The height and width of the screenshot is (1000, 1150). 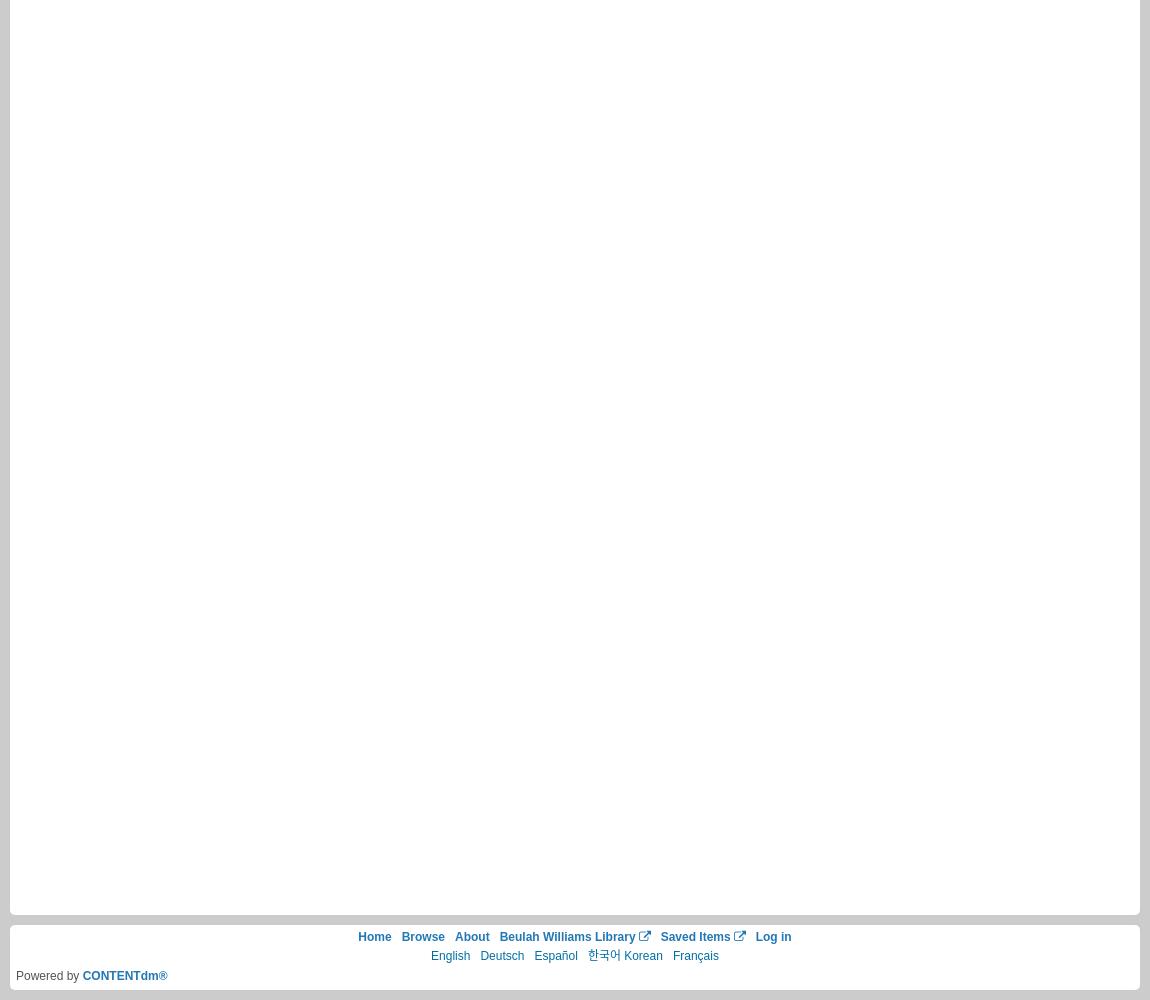 I want to click on 'Powered by', so click(x=47, y=975).